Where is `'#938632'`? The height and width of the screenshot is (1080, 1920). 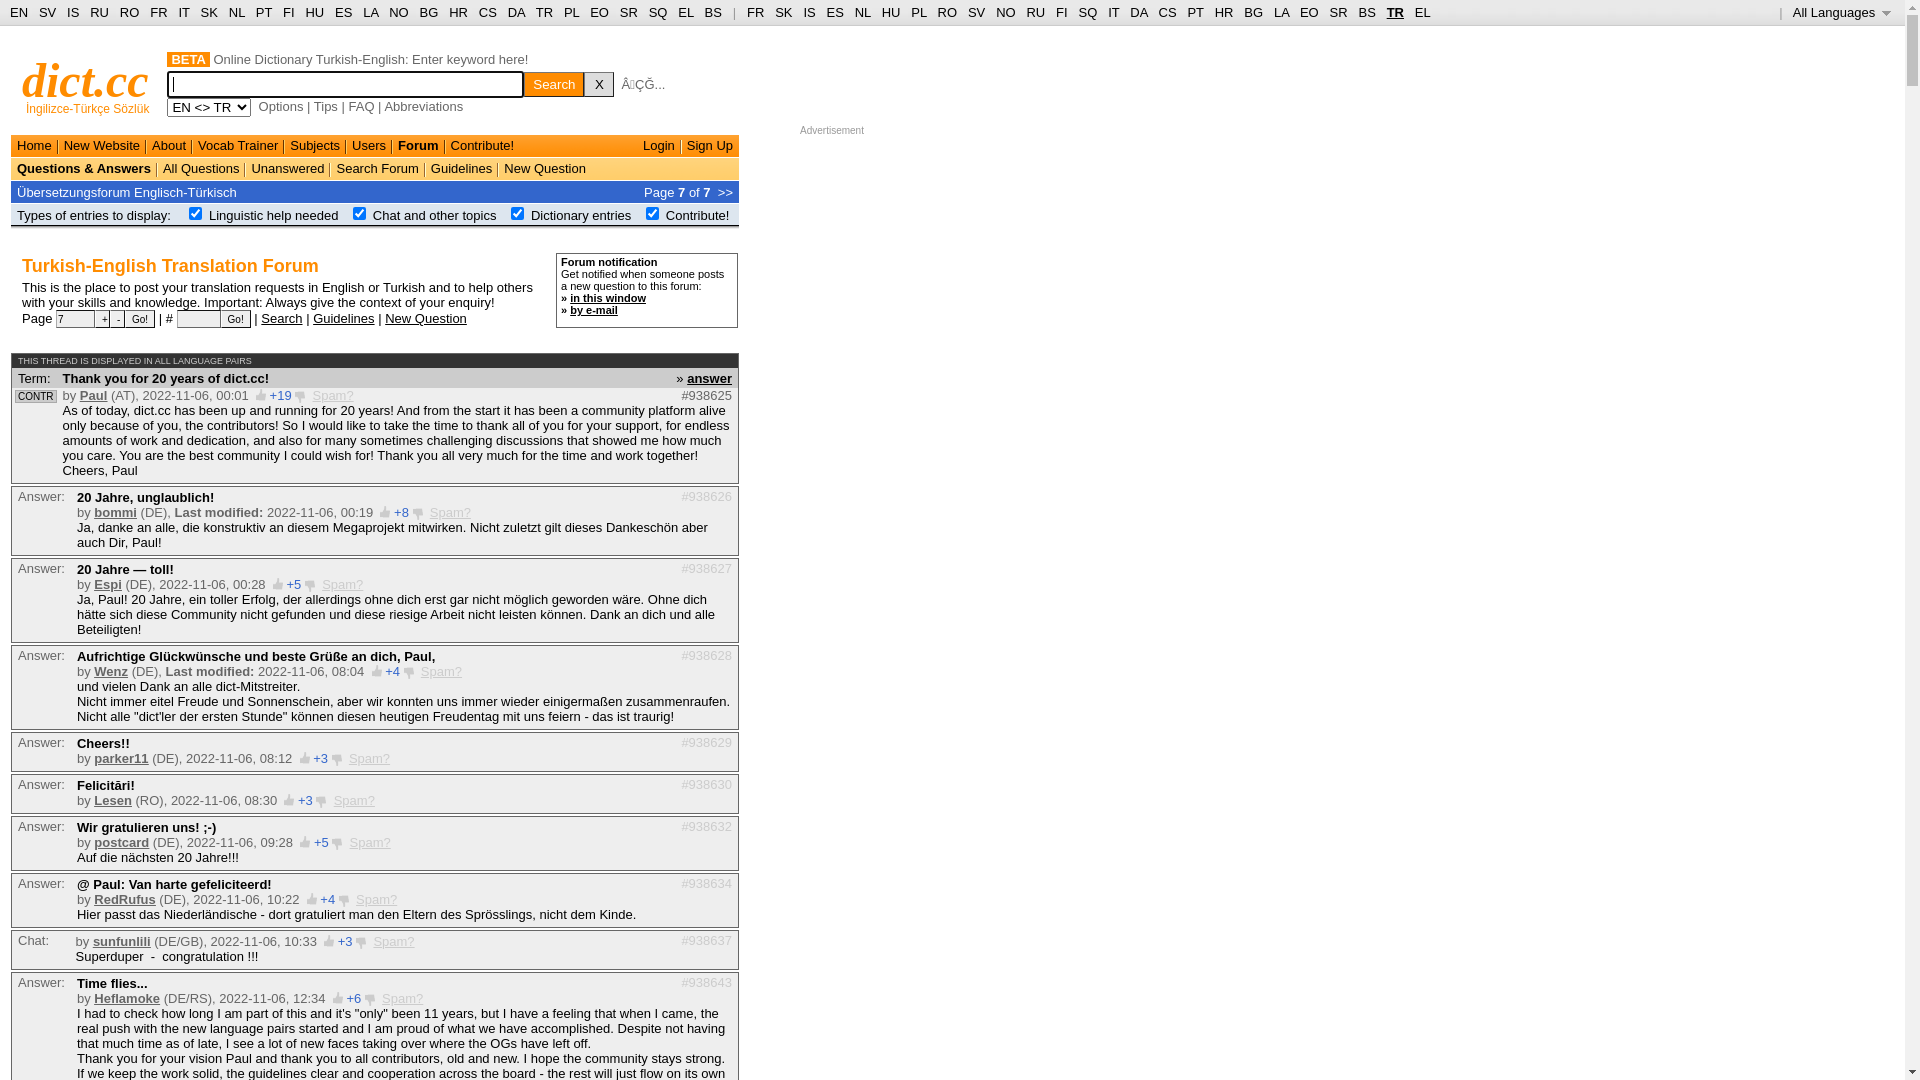 '#938632' is located at coordinates (706, 825).